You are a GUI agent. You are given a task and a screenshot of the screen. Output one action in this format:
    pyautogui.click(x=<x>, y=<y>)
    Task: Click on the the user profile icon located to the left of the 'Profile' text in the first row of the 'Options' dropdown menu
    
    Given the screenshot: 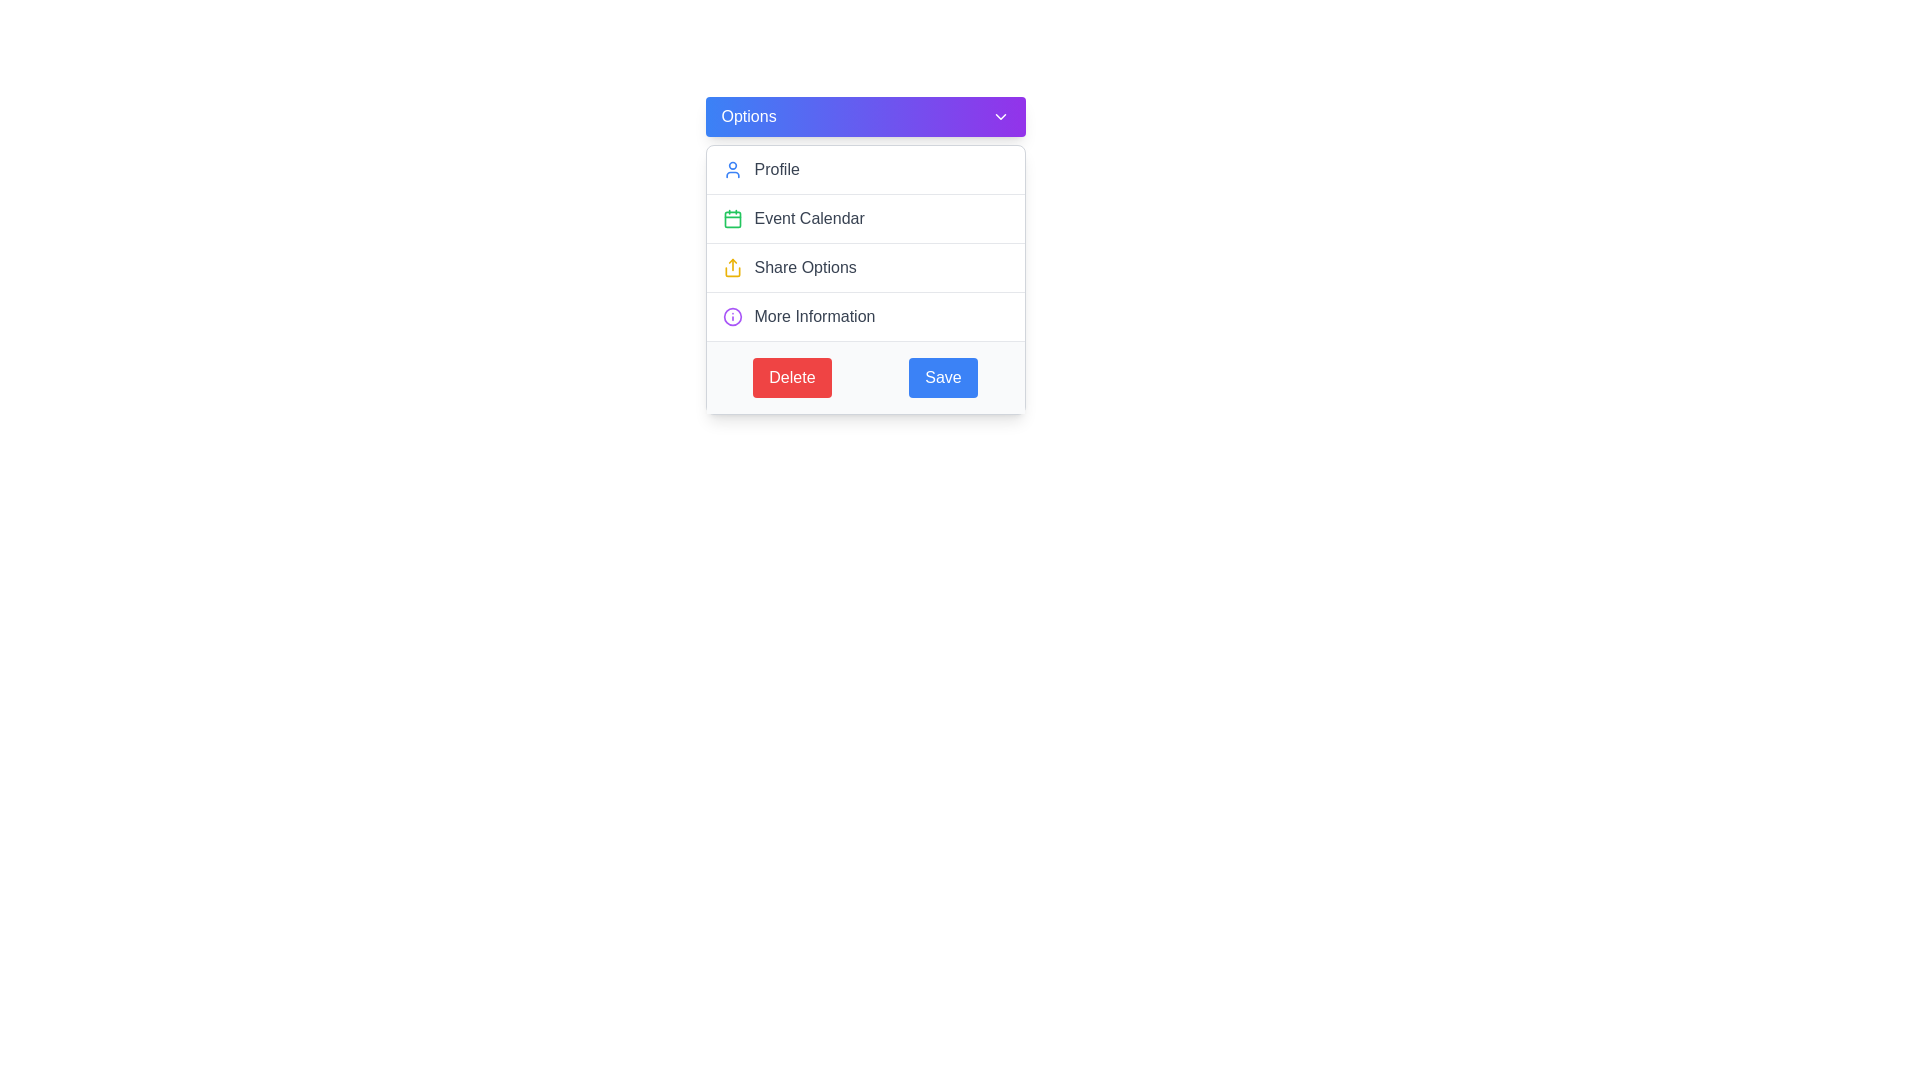 What is the action you would take?
    pyautogui.click(x=731, y=168)
    